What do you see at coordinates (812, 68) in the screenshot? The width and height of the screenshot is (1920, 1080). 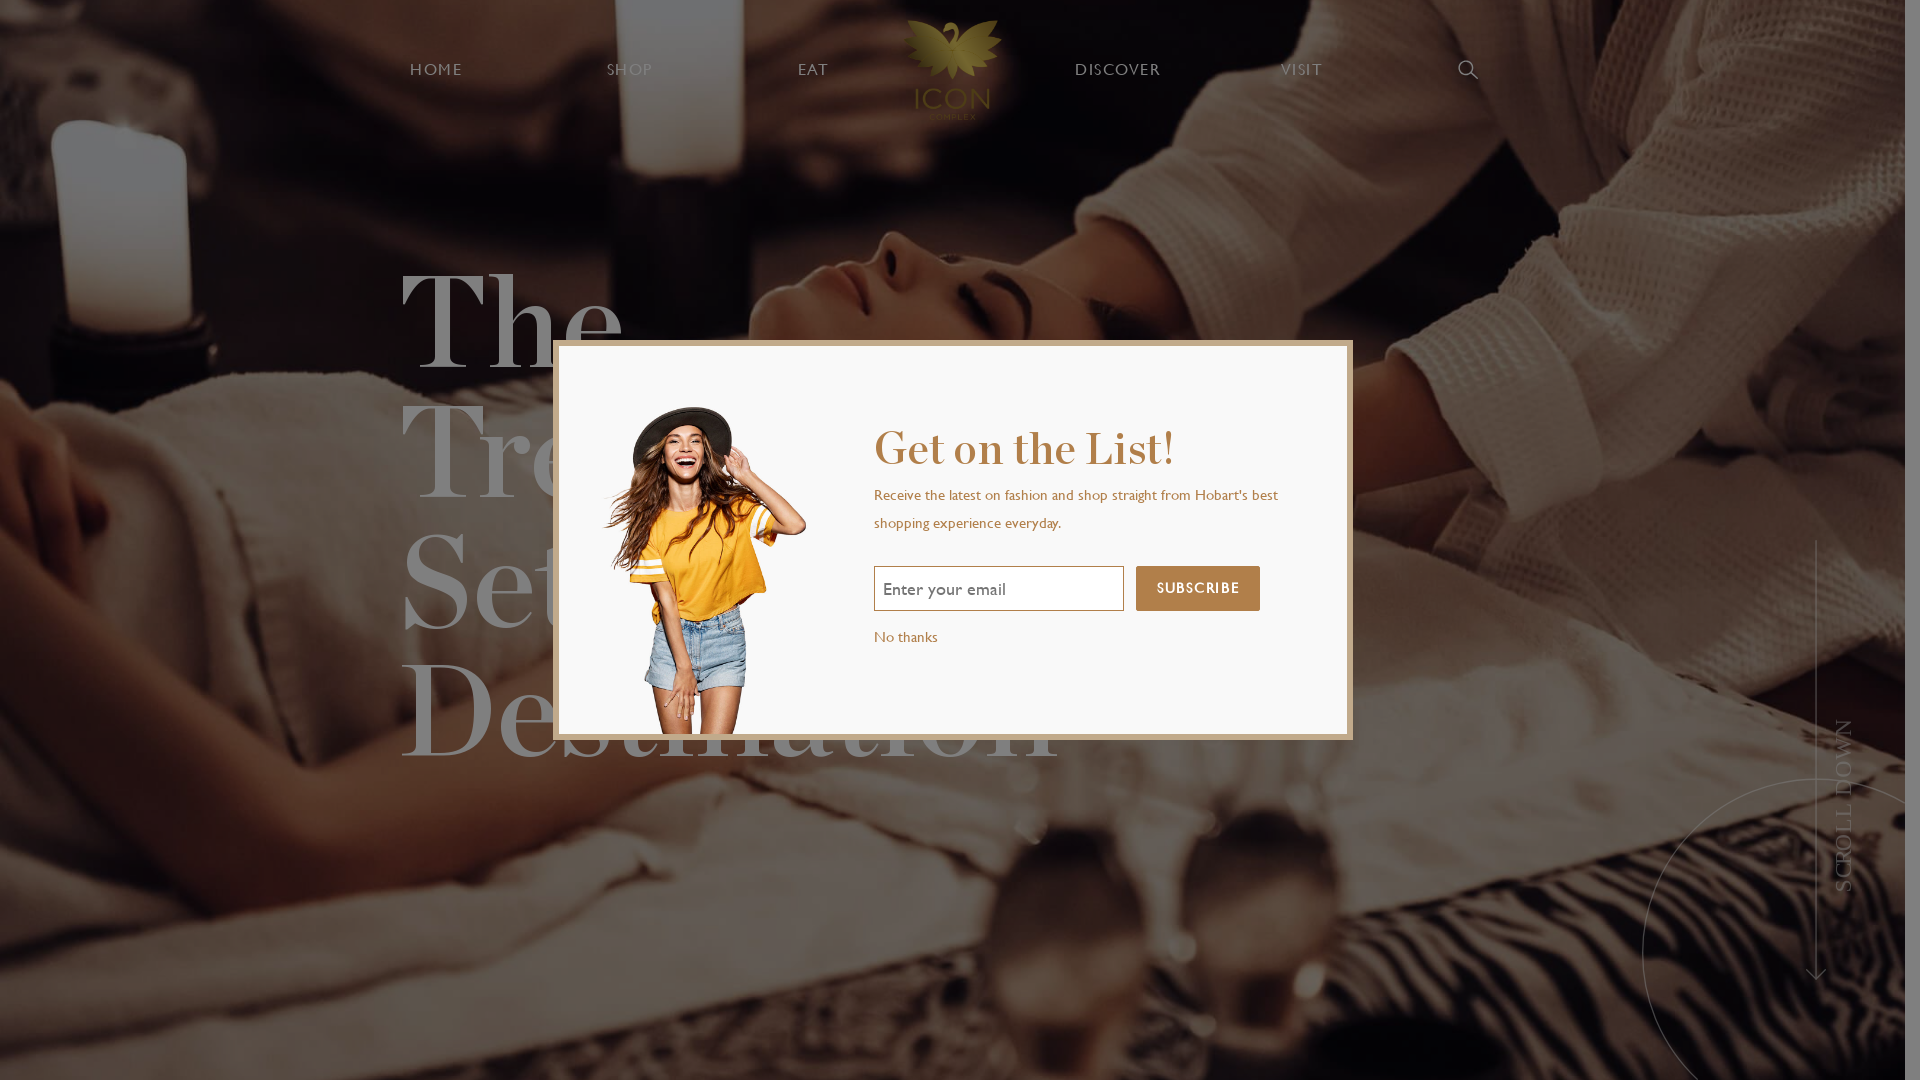 I see `'EAT'` at bounding box center [812, 68].